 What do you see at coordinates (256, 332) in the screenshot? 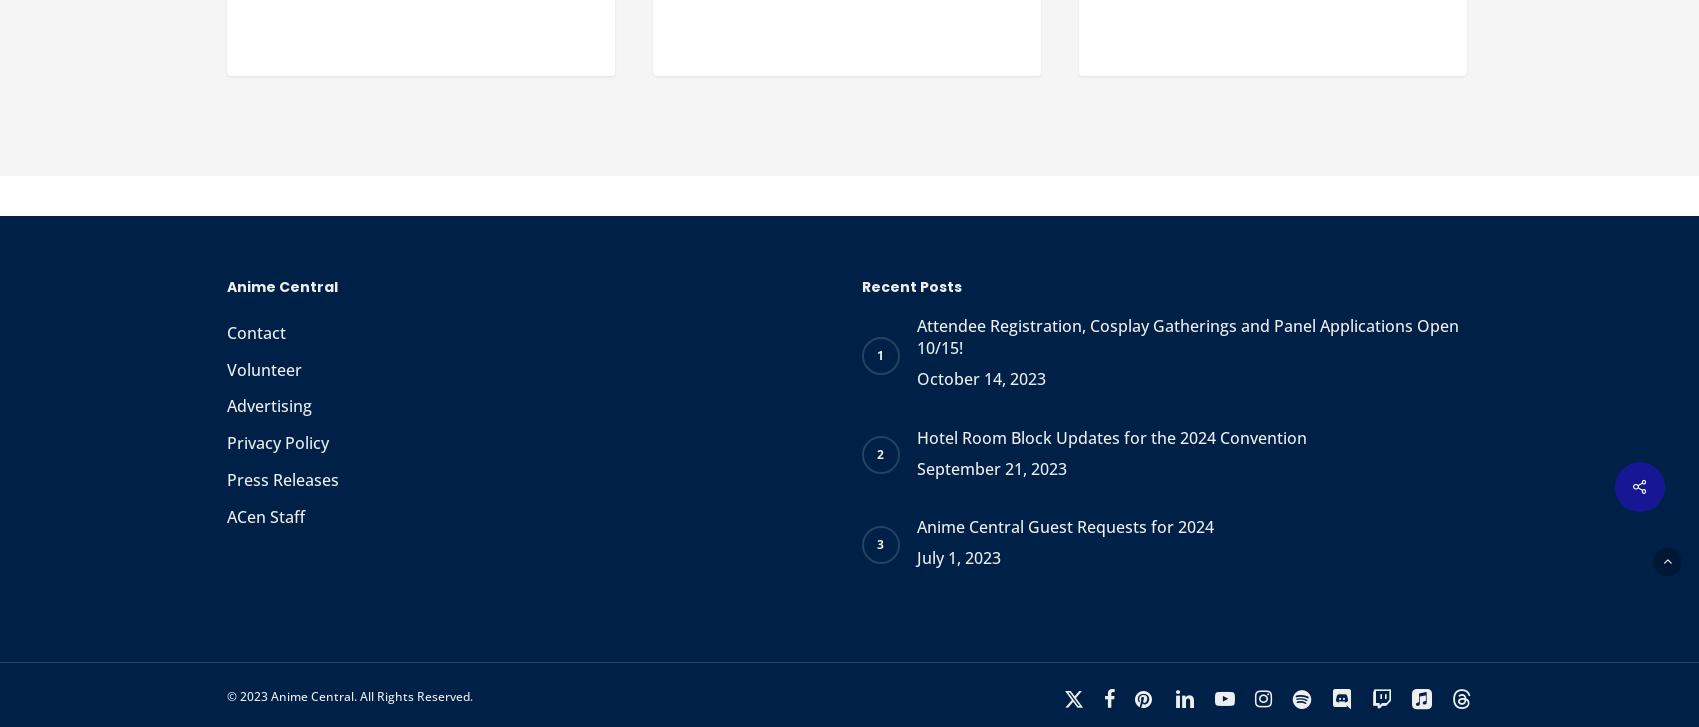
I see `'Contact'` at bounding box center [256, 332].